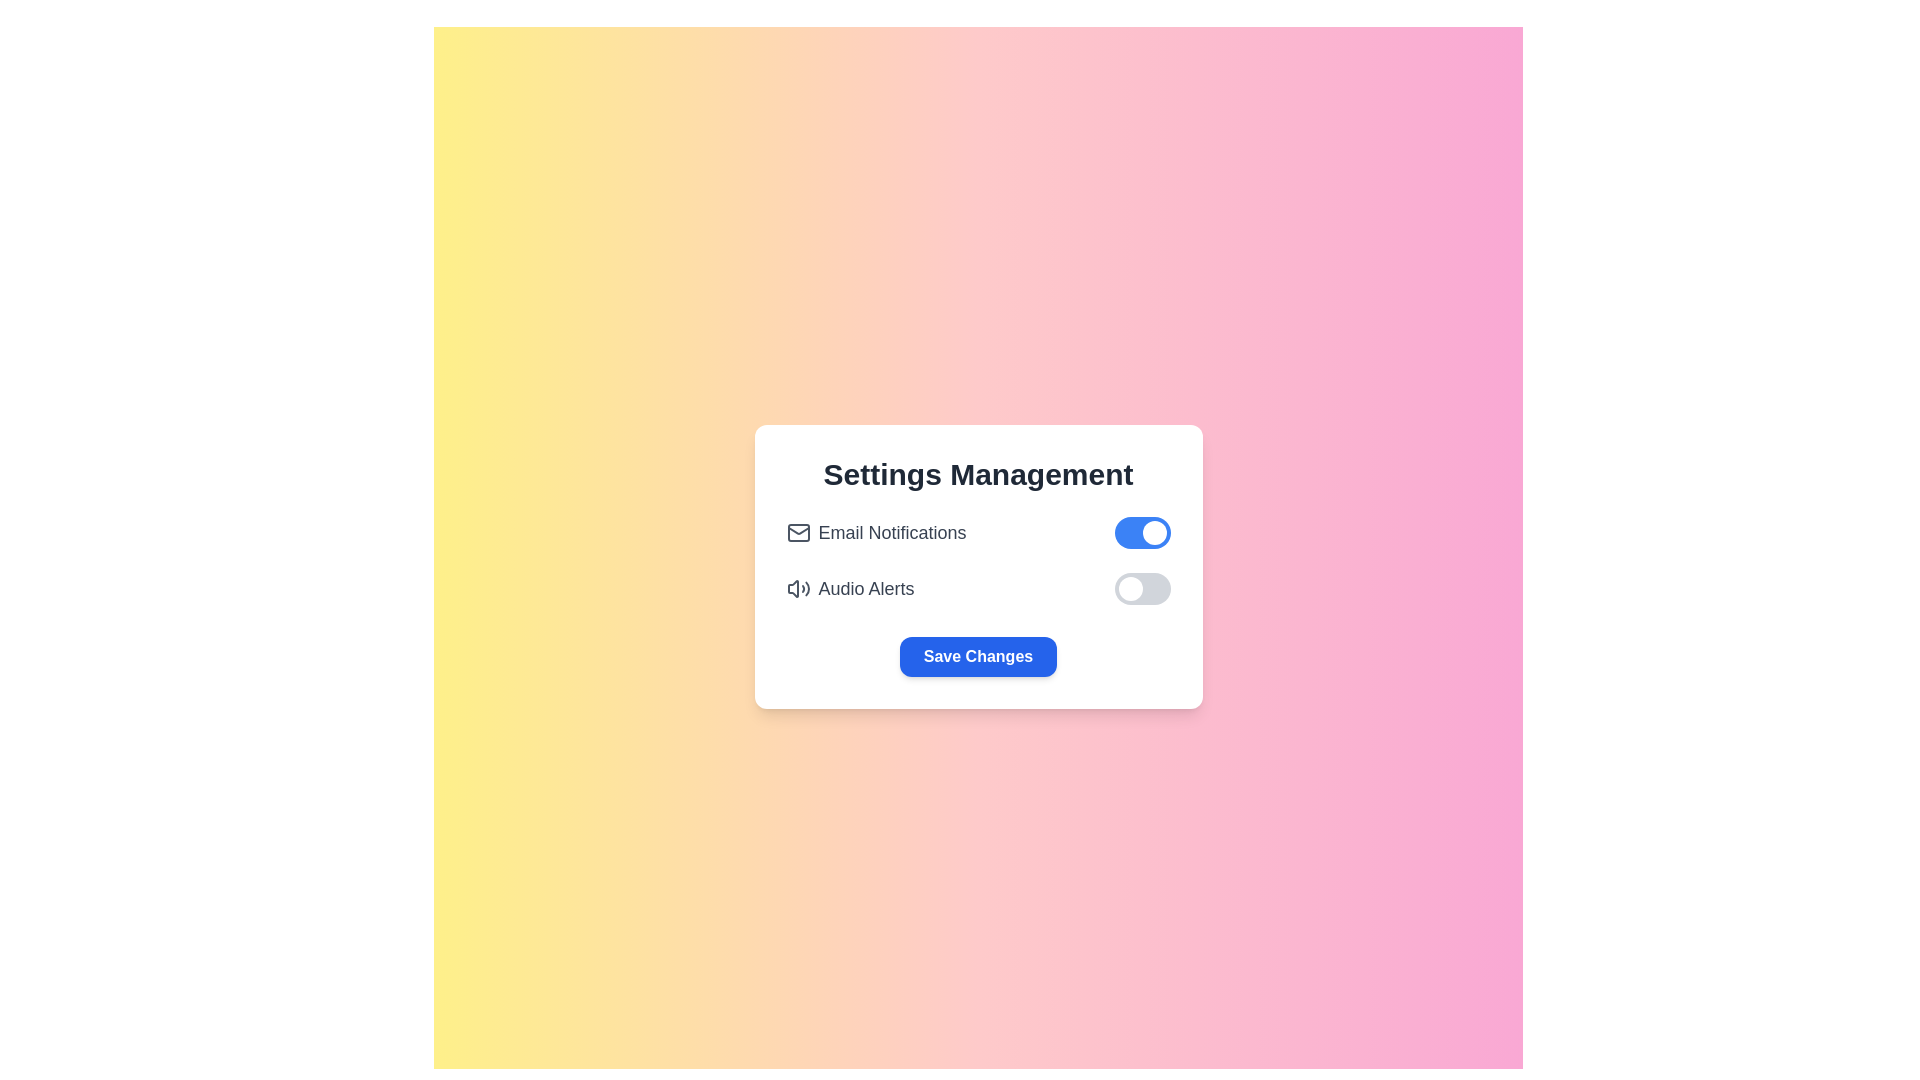 The image size is (1920, 1080). I want to click on the 'Email Notifications' label with the email envelope icon located in the settings panel under 'Settings Management', so click(876, 531).